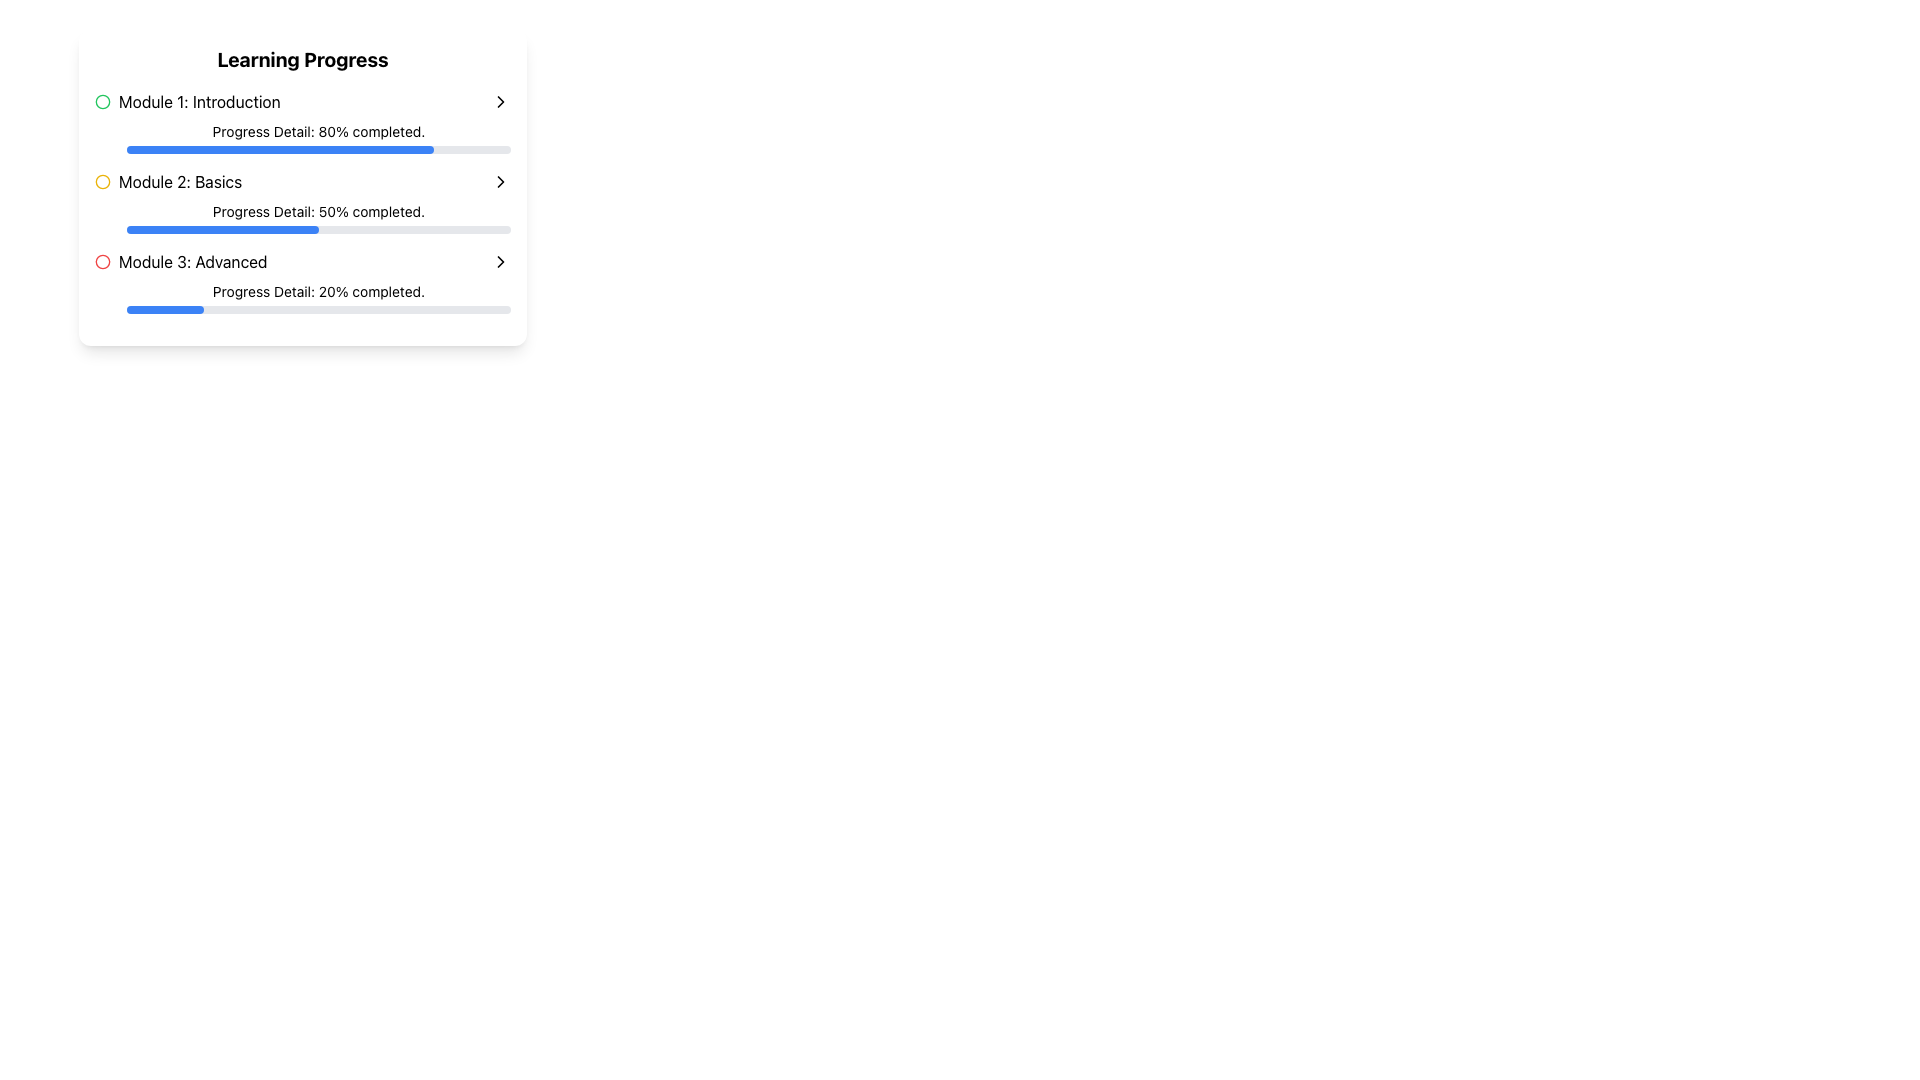 The image size is (1920, 1080). Describe the element at coordinates (301, 201) in the screenshot. I see `the Progress tracker for 'Module 2: Basics'` at that location.